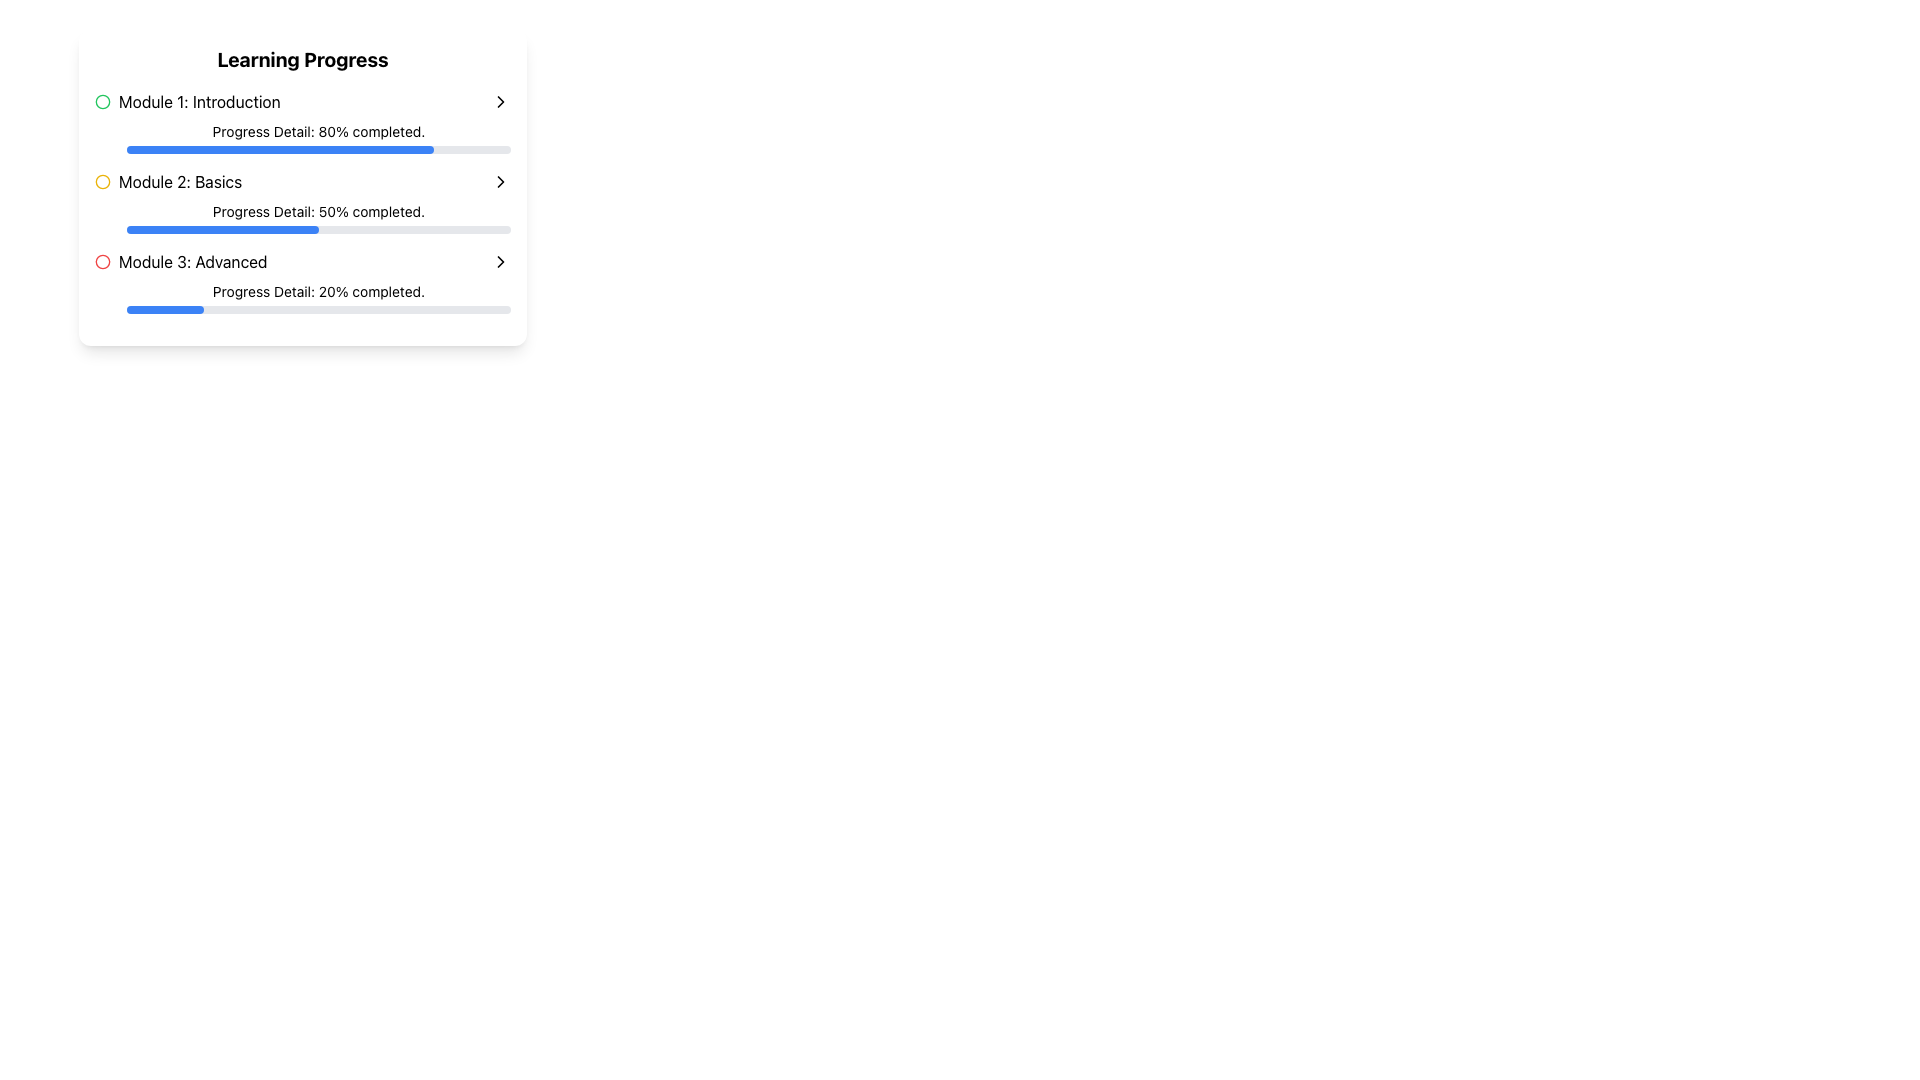 The image size is (1920, 1080). Describe the element at coordinates (301, 201) in the screenshot. I see `the Progress tracker for 'Module 2: Basics'` at that location.